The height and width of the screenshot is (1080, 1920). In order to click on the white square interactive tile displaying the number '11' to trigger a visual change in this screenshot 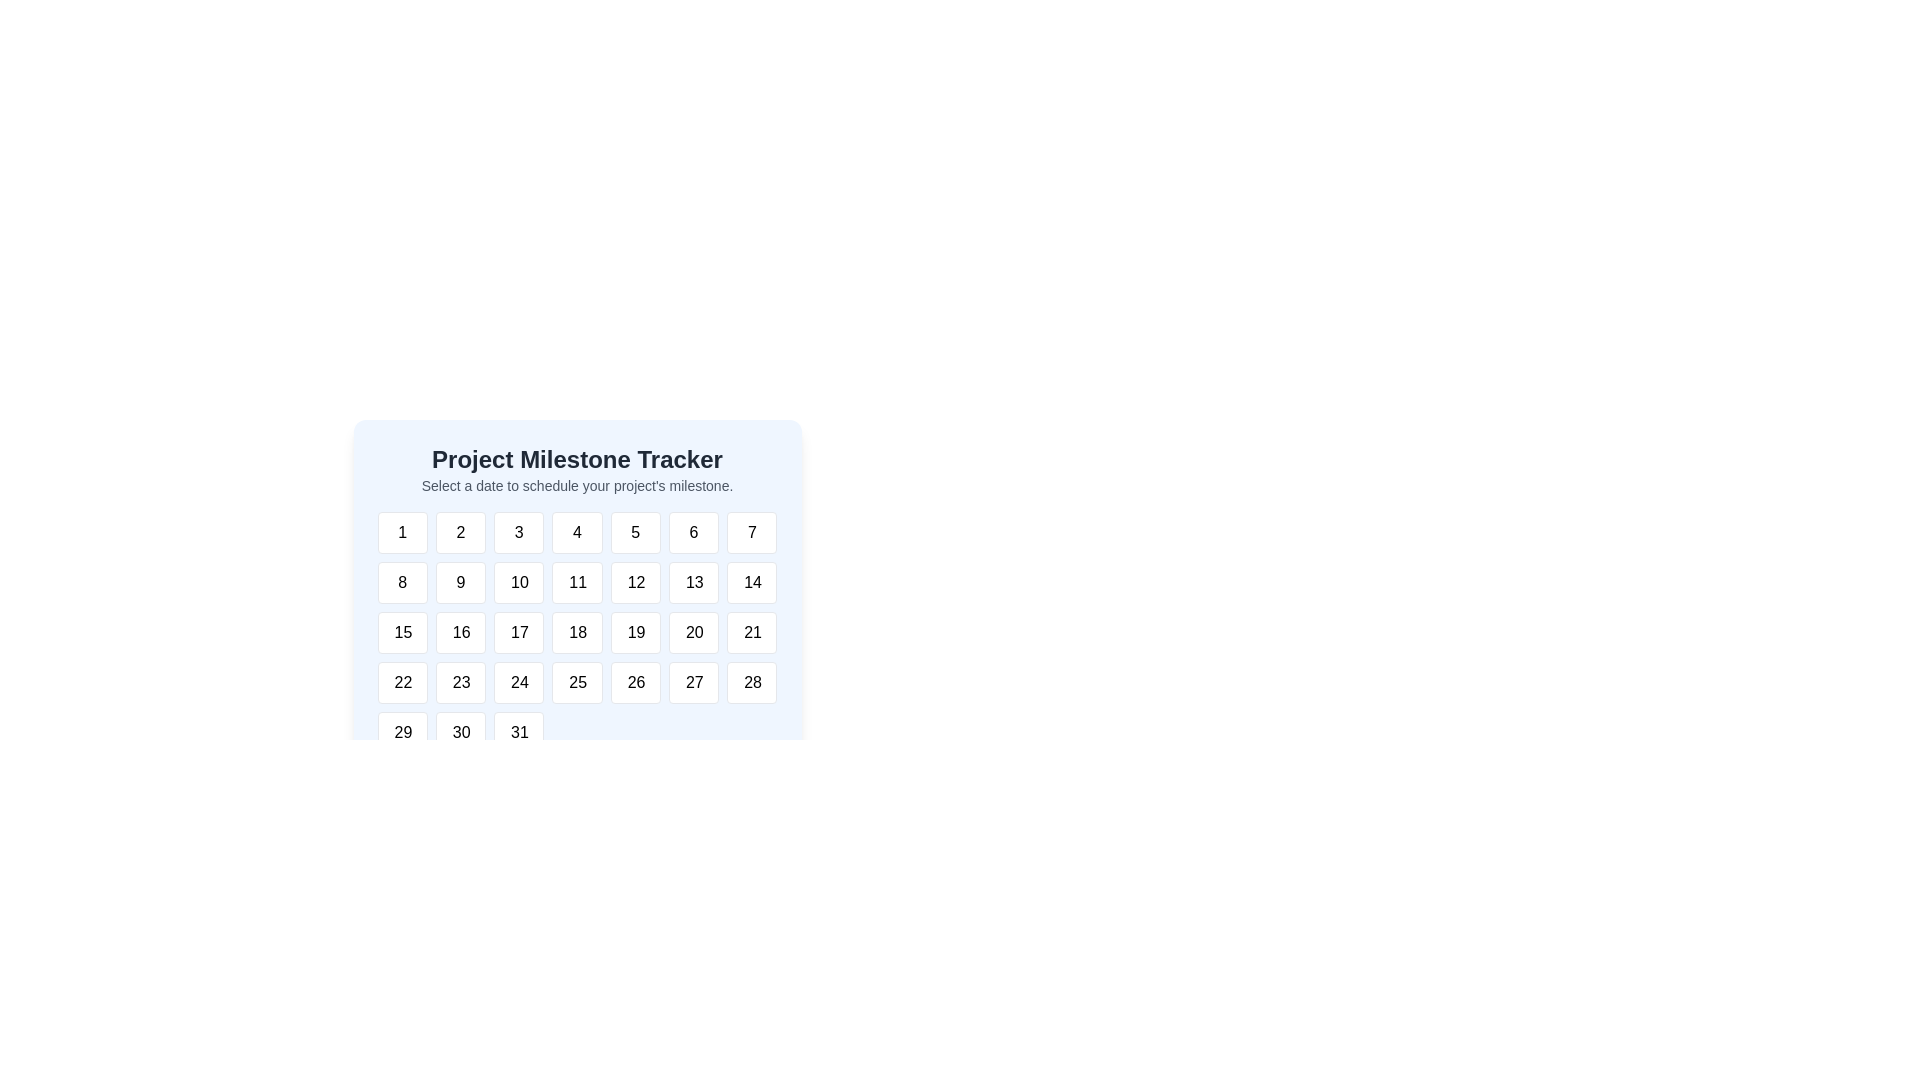, I will do `click(576, 582)`.